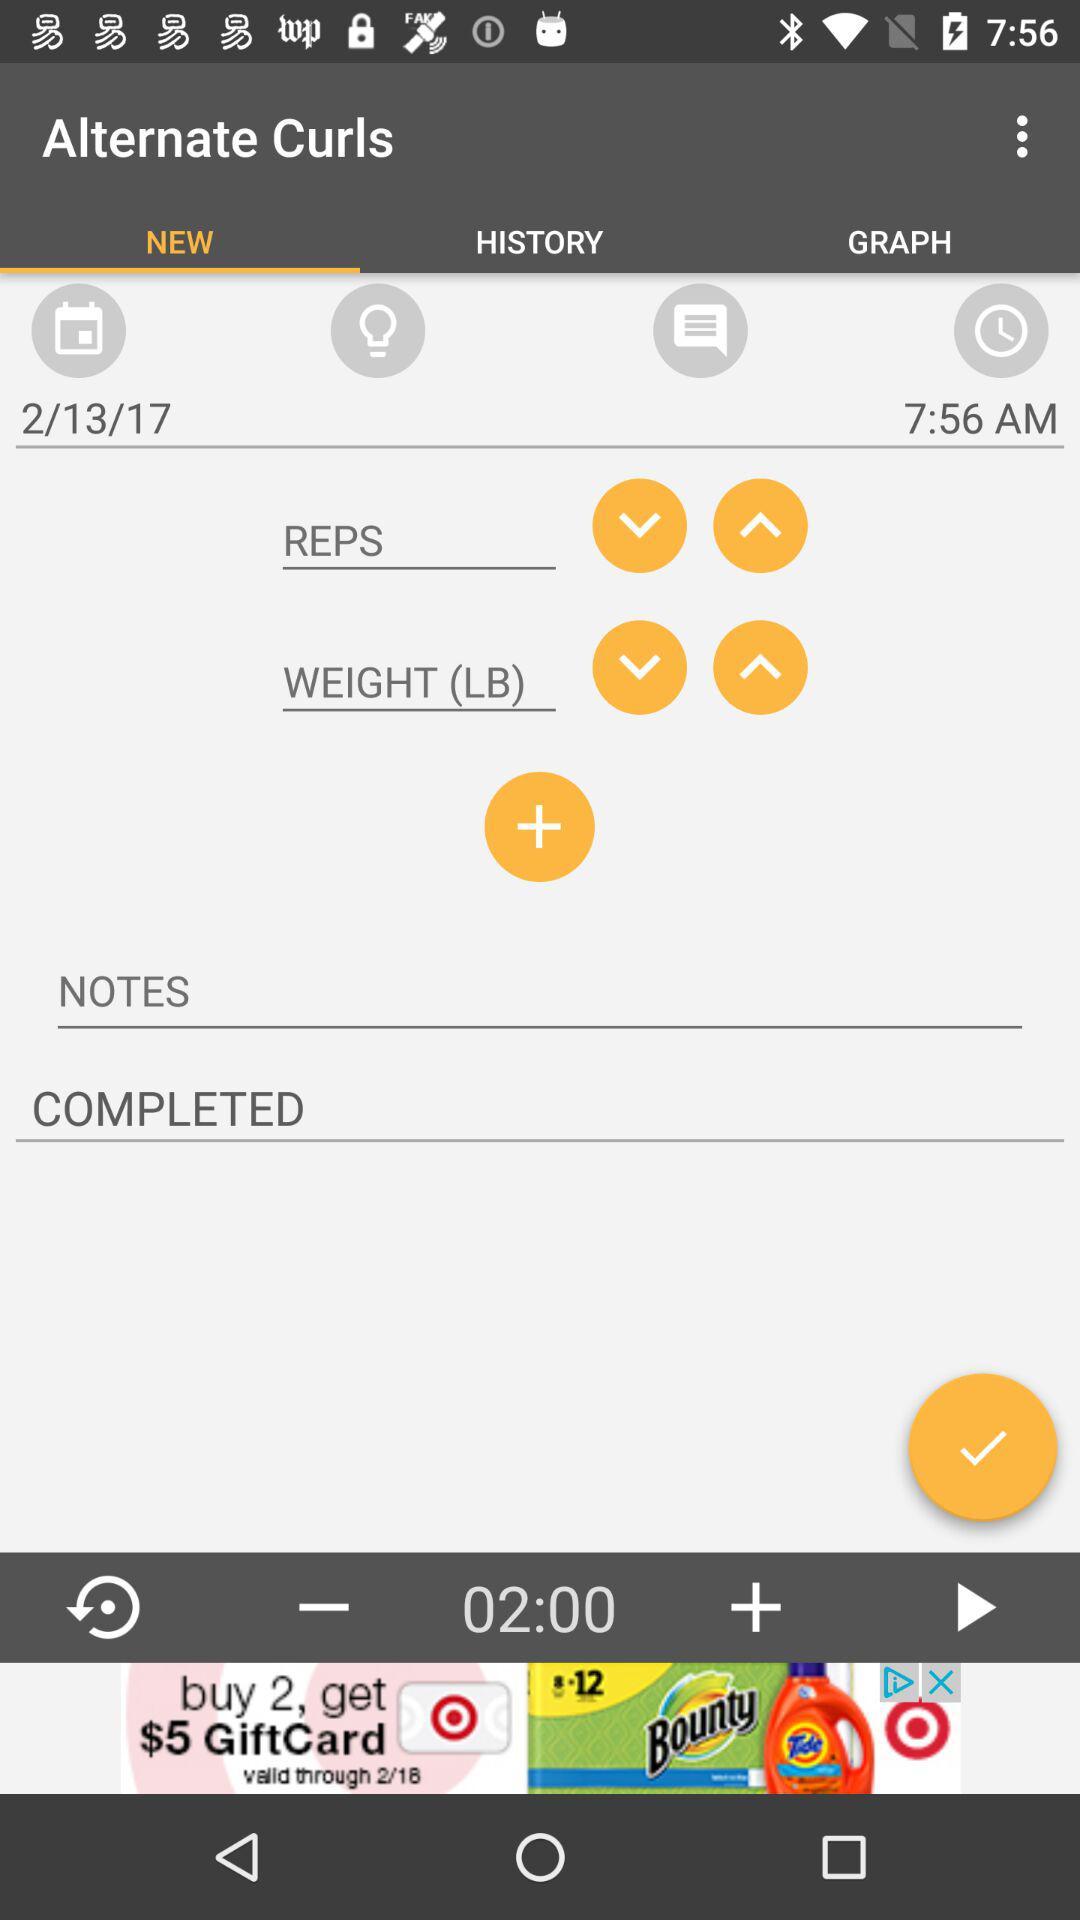  I want to click on to accept correct, so click(981, 1455).